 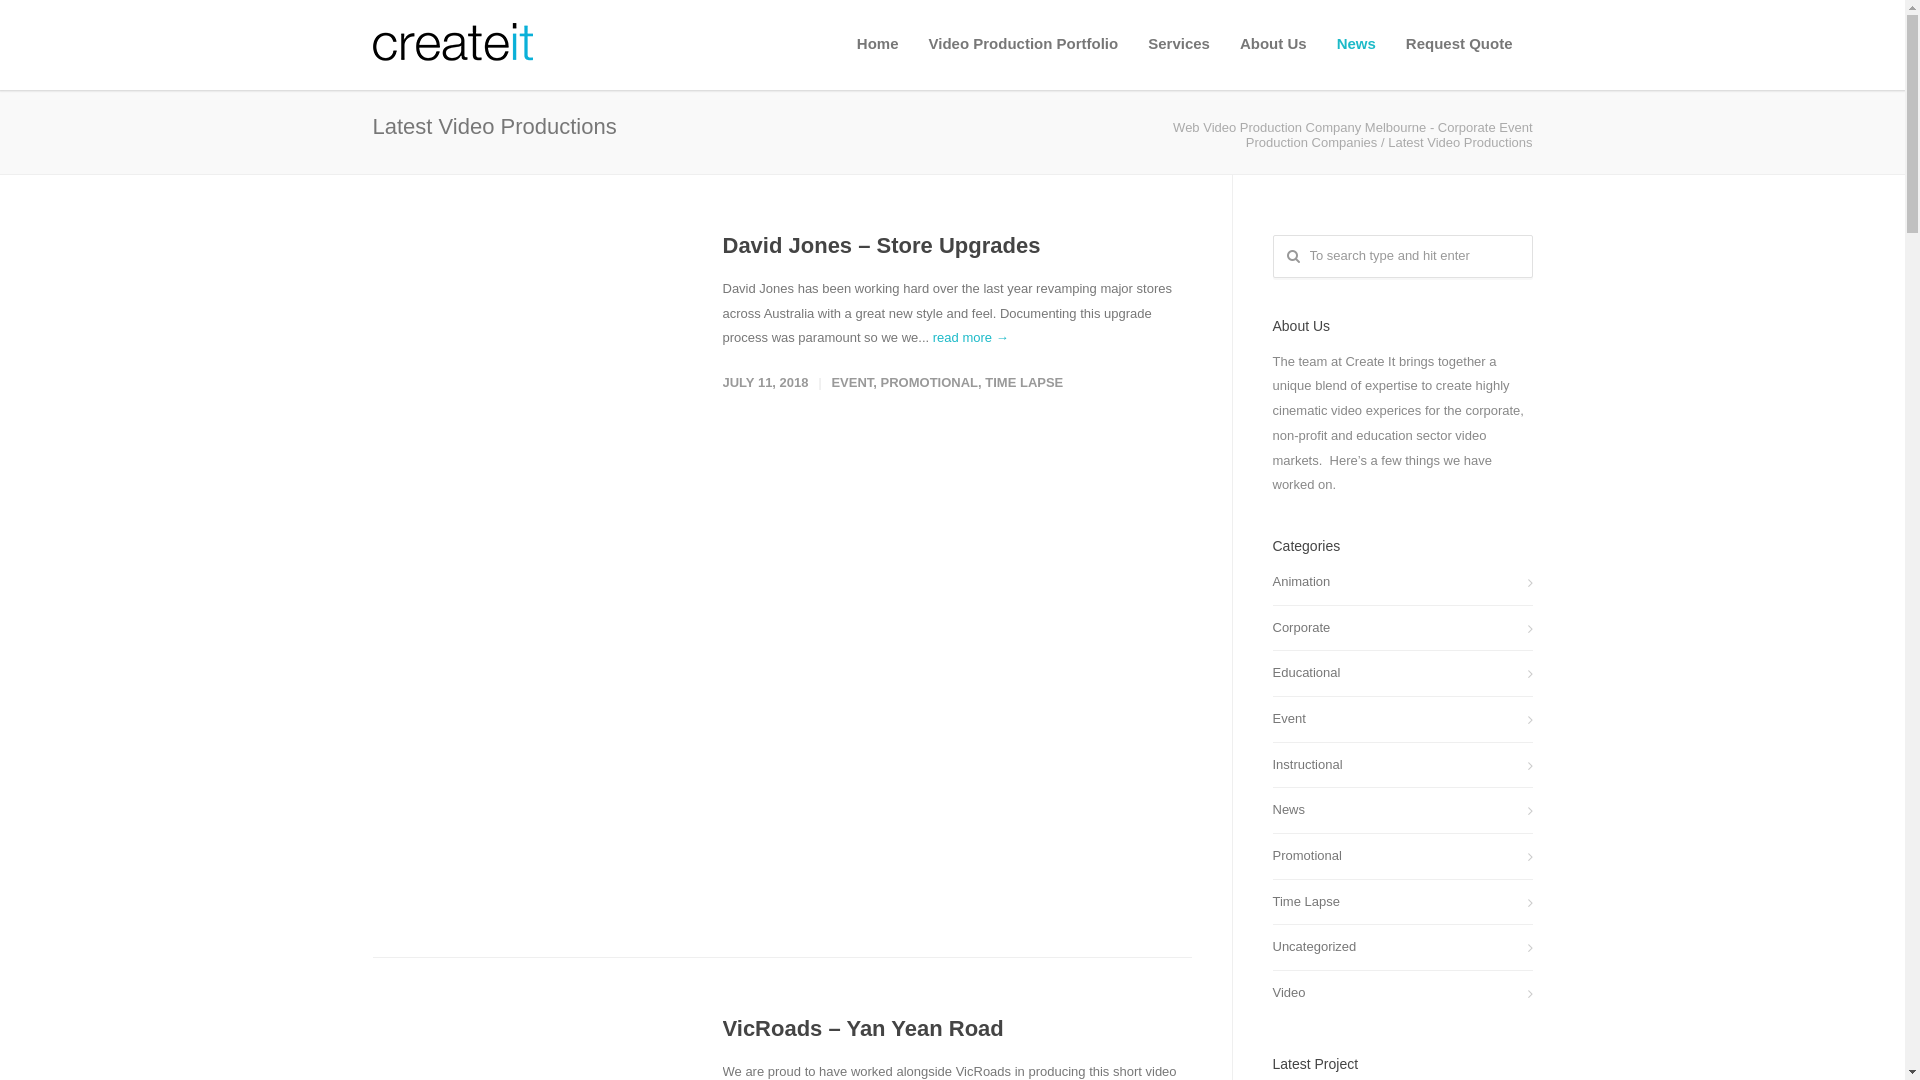 What do you see at coordinates (1400, 627) in the screenshot?
I see `'Corporate'` at bounding box center [1400, 627].